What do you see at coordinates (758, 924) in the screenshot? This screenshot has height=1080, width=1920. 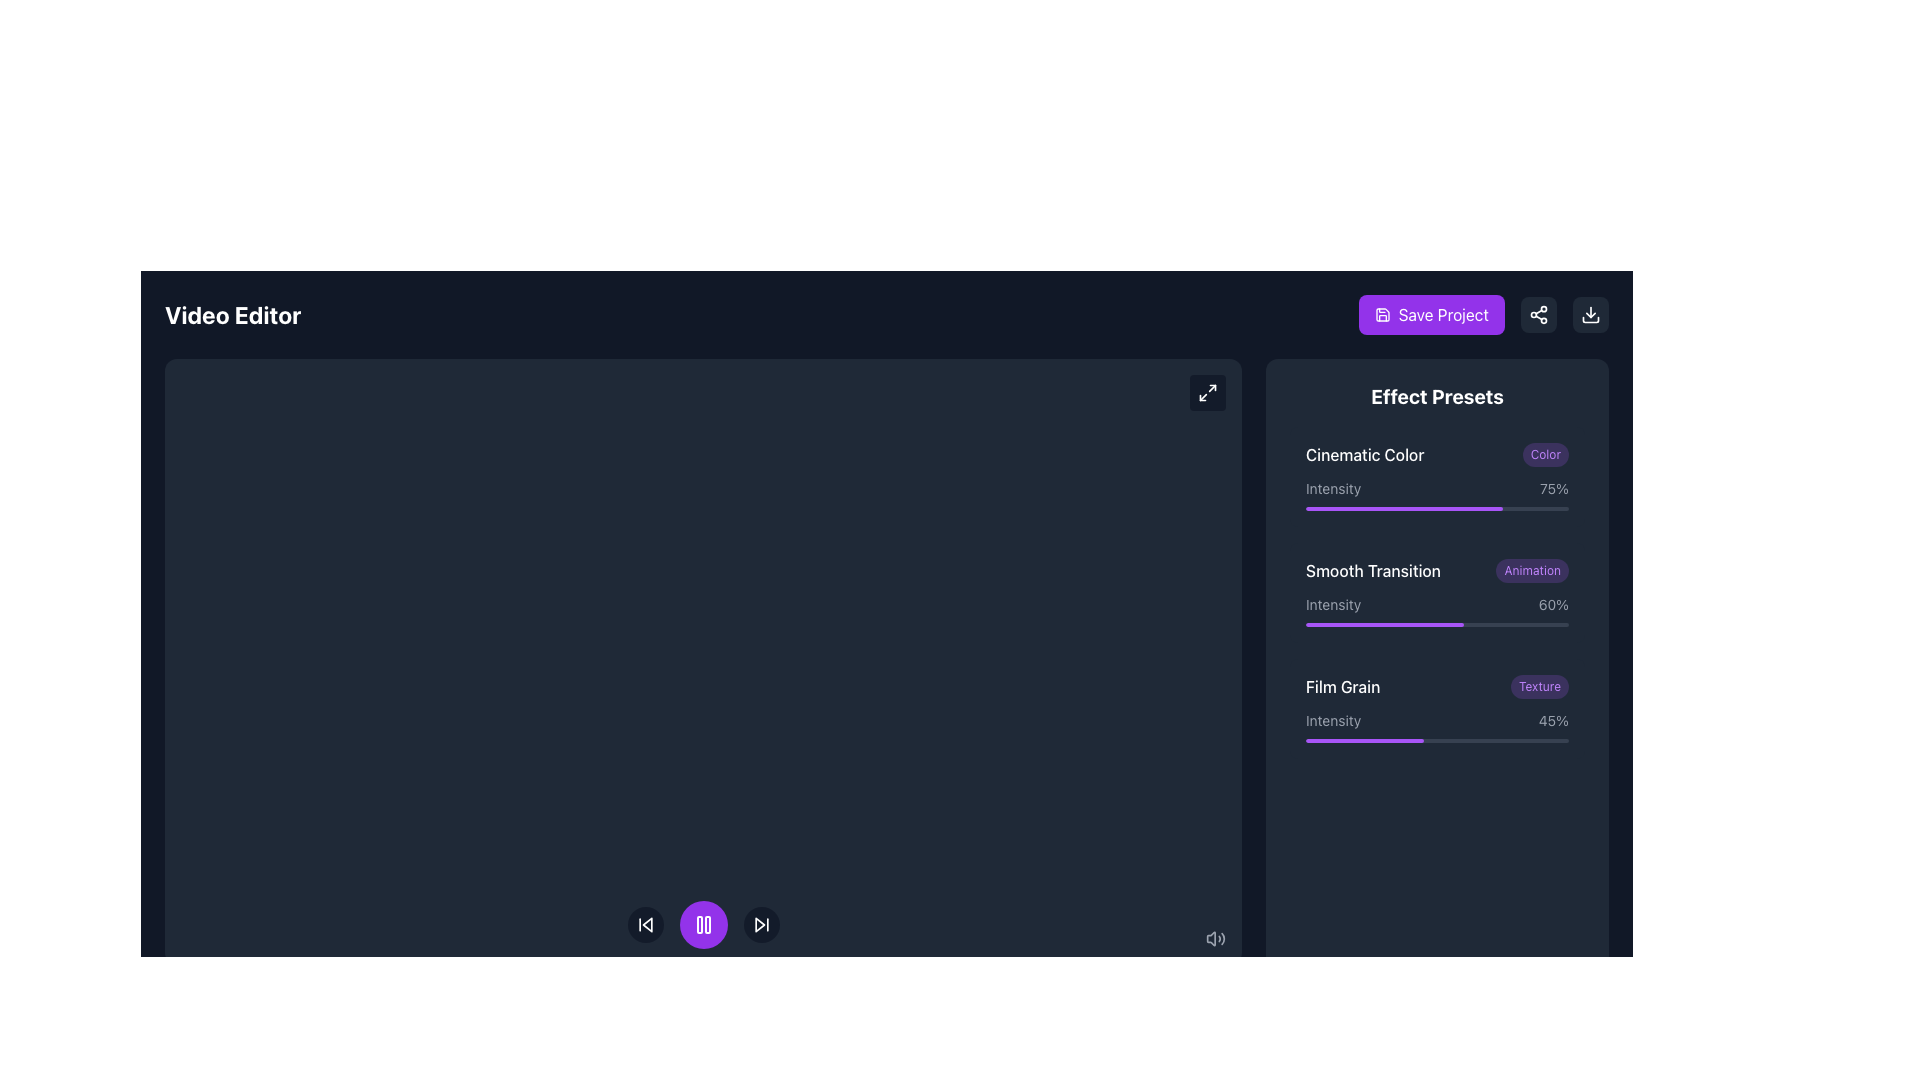 I see `the rightmost circular button with a red outlined play icon to trigger any associated advanced functionality` at bounding box center [758, 924].